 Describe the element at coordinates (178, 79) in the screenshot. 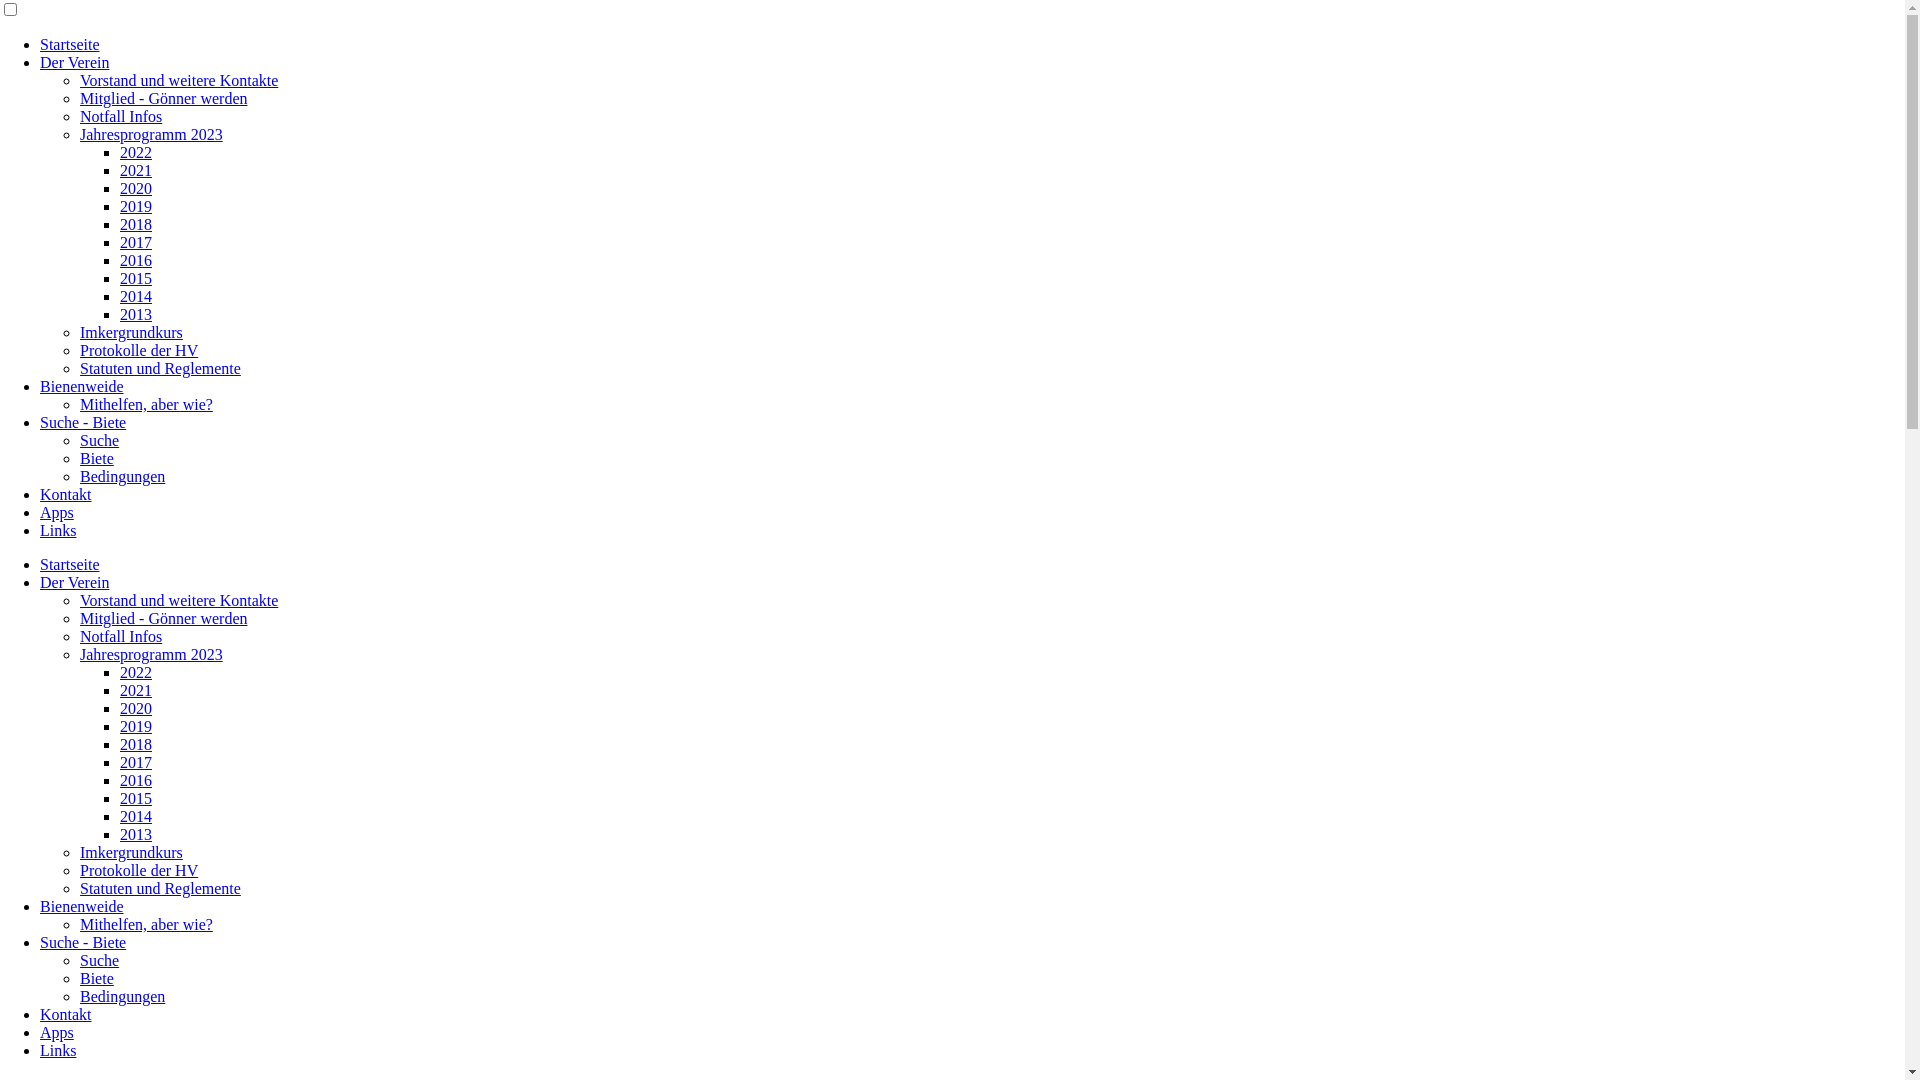

I see `'Vorstand und weitere Kontakte'` at that location.